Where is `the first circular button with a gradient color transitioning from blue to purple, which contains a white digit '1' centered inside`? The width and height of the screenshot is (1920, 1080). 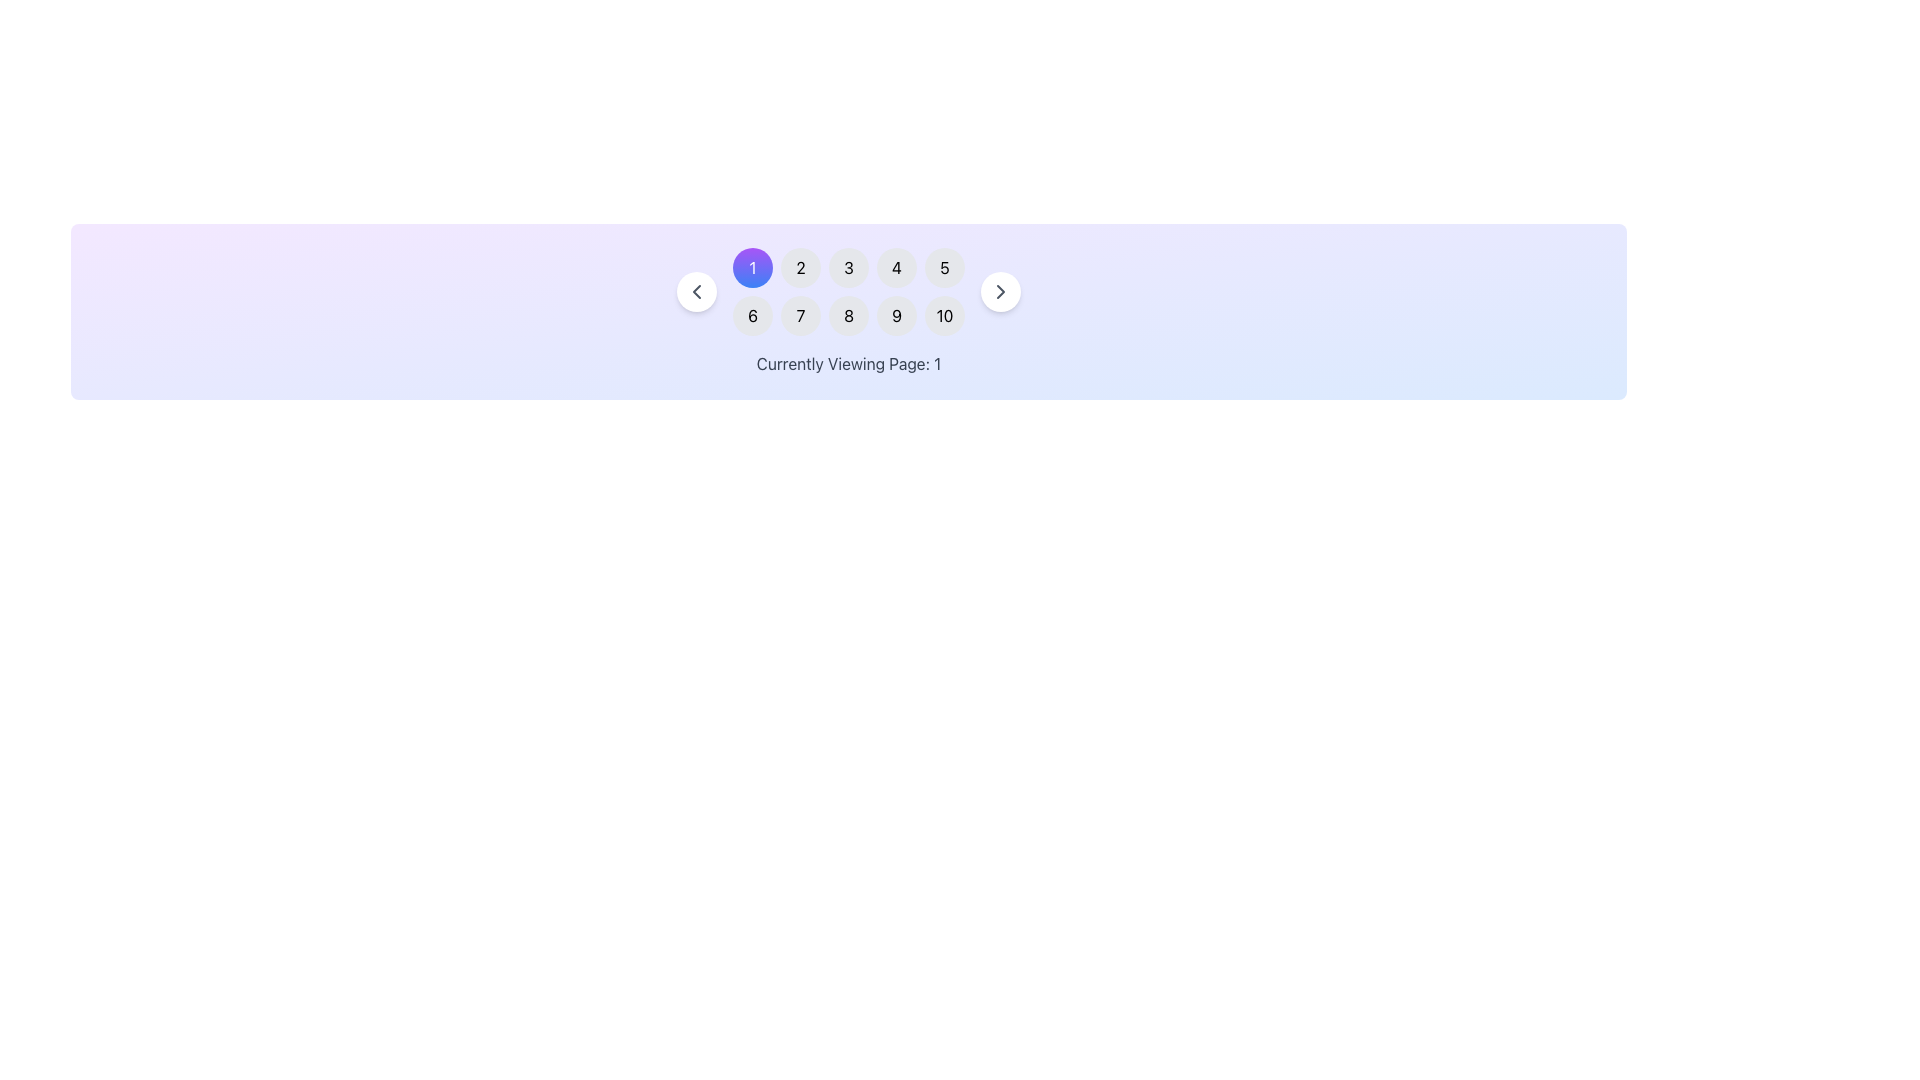 the first circular button with a gradient color transitioning from blue to purple, which contains a white digit '1' centered inside is located at coordinates (752, 266).